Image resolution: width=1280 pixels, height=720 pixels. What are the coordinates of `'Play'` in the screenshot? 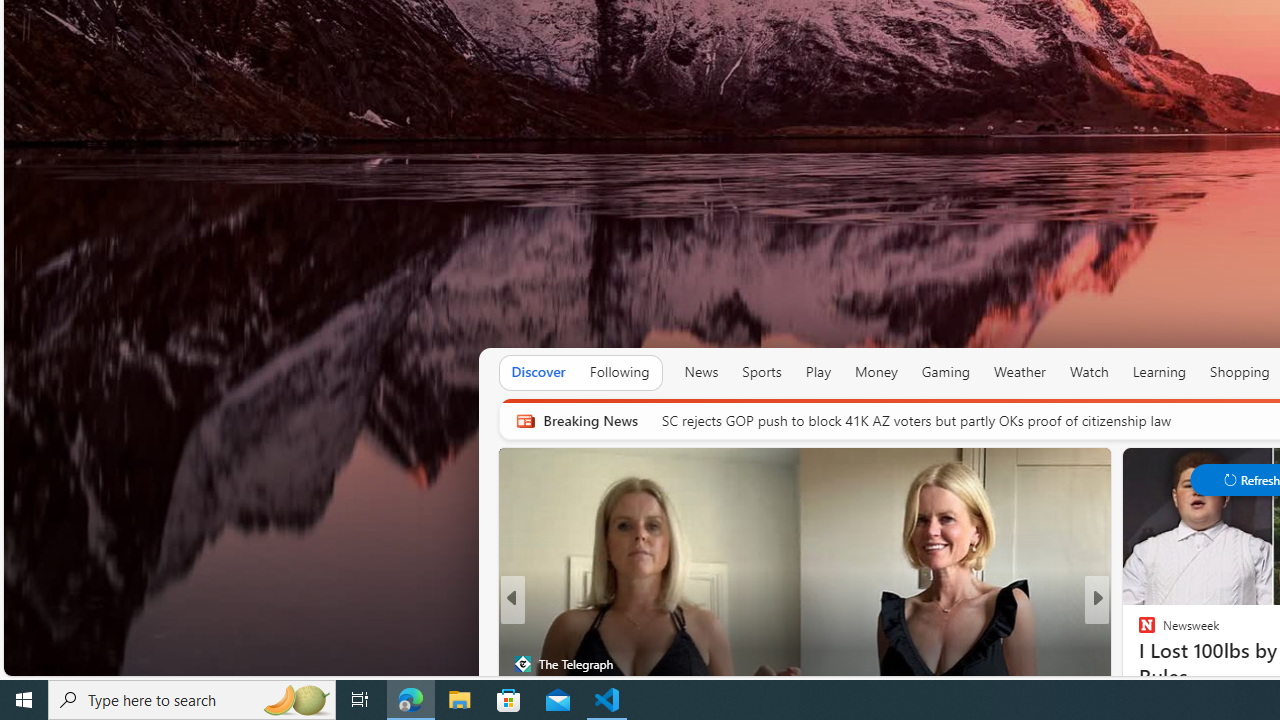 It's located at (818, 372).